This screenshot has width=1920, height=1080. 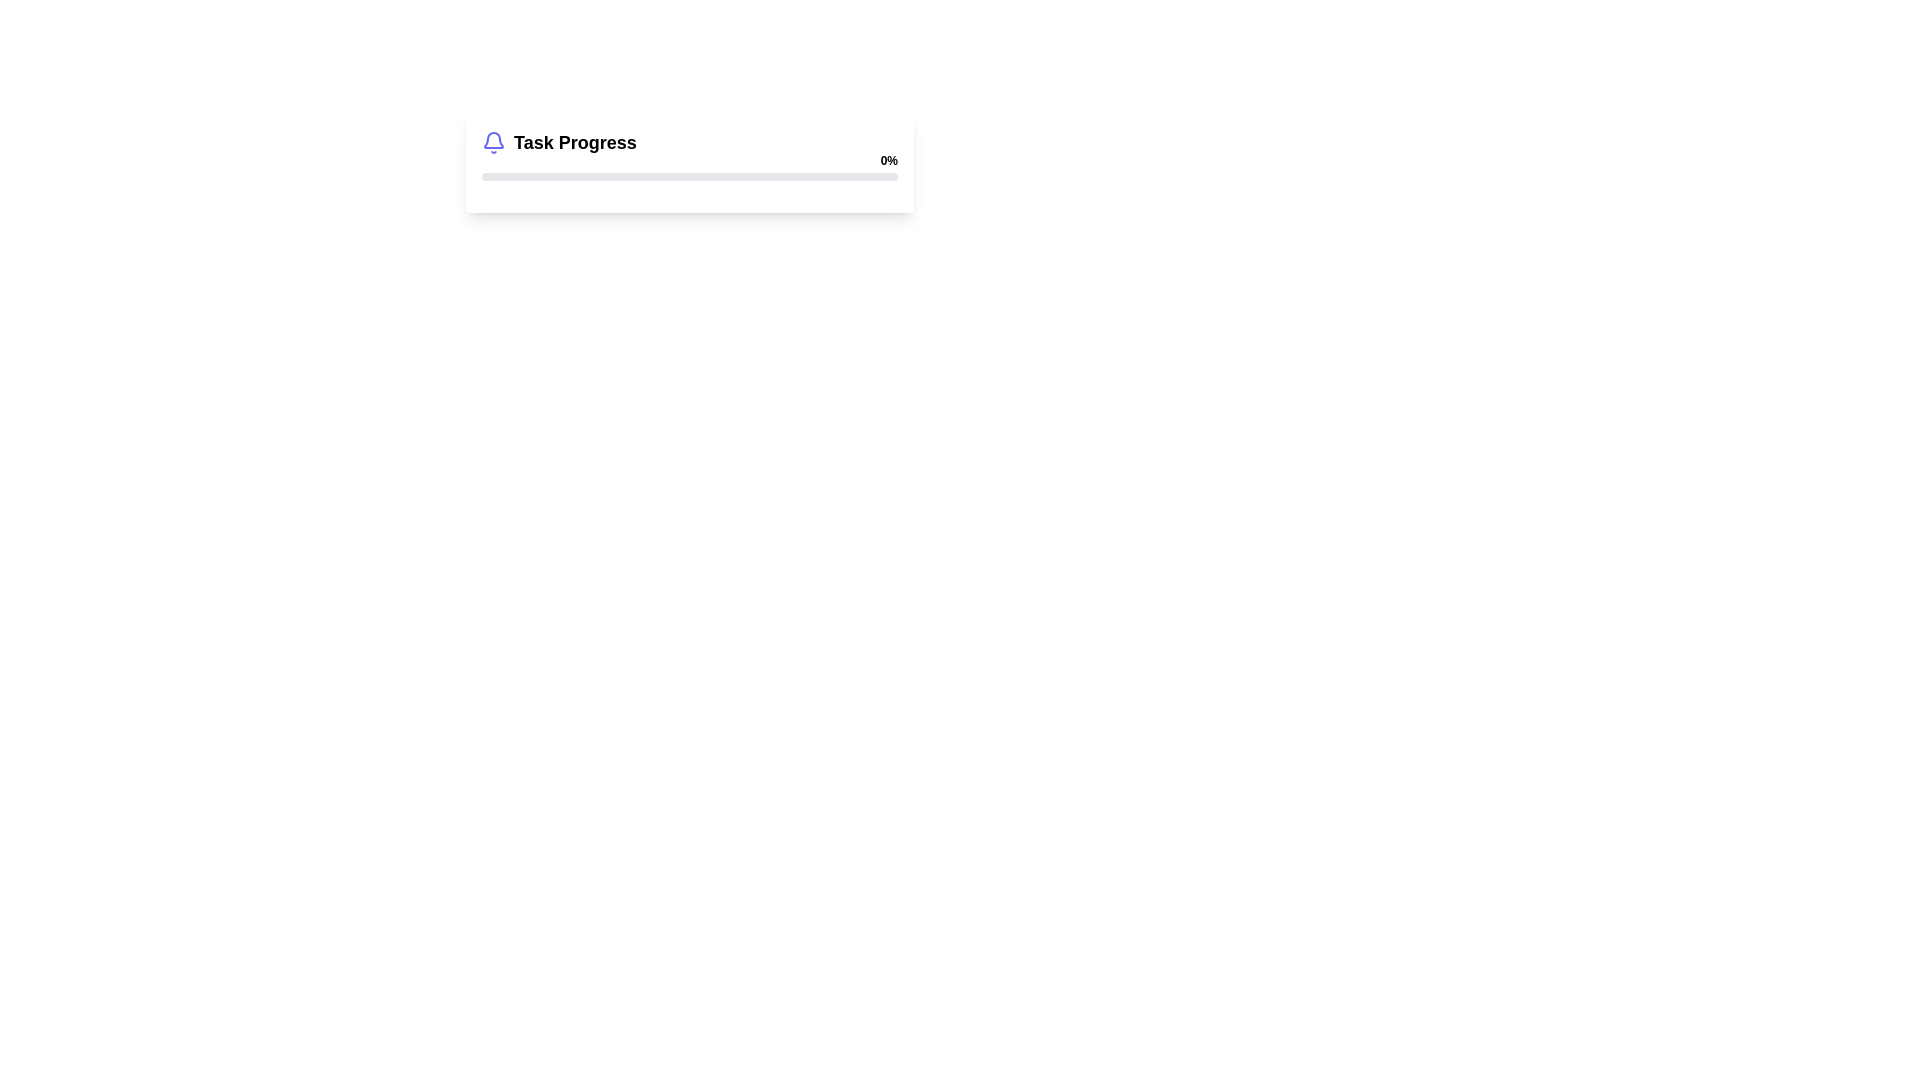 I want to click on the Static Text element displaying '0%' that indicates task completion, located at the top-right above the horizontal progress bar, so click(x=888, y=160).